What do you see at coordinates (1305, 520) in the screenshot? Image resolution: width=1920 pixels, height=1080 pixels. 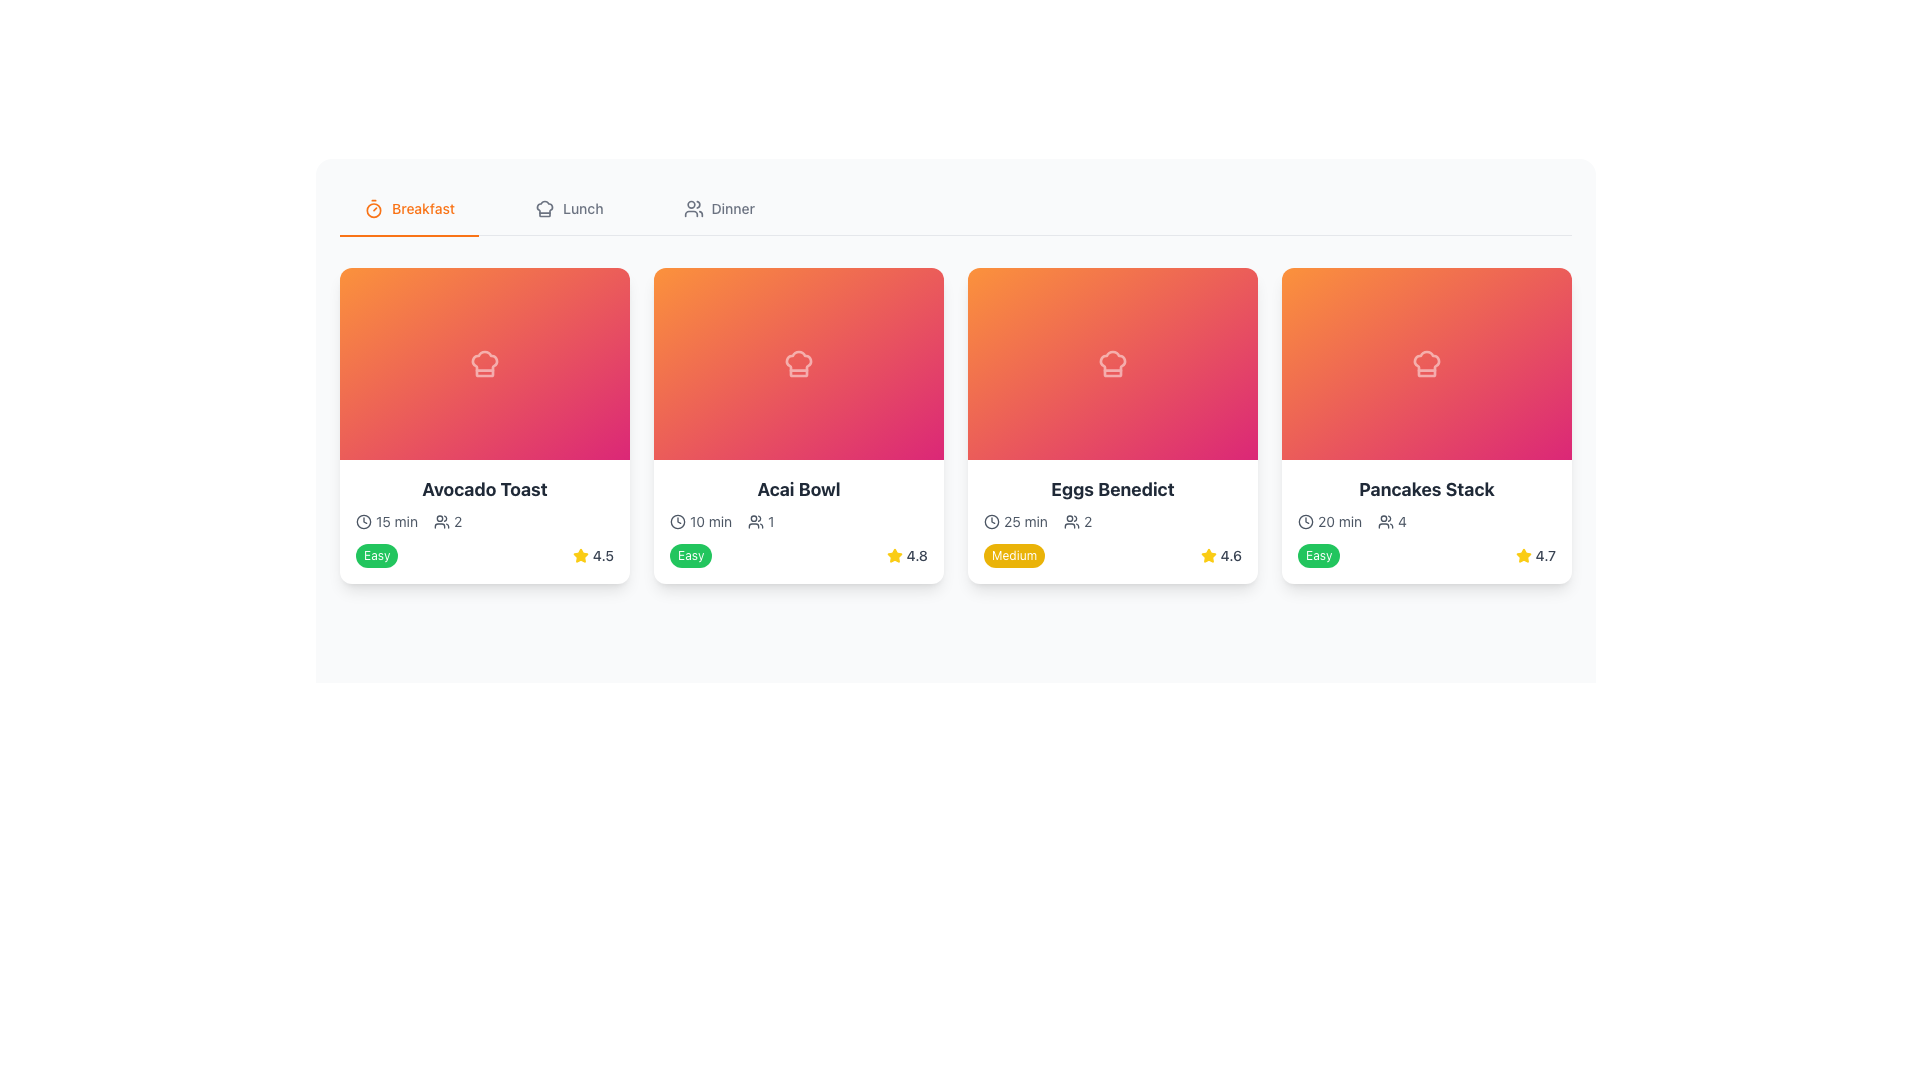 I see `the circular SVG graphic element representing the outer outline of the clock icon in the navigation bar for the active tab labeled 'Breakfast'` at bounding box center [1305, 520].